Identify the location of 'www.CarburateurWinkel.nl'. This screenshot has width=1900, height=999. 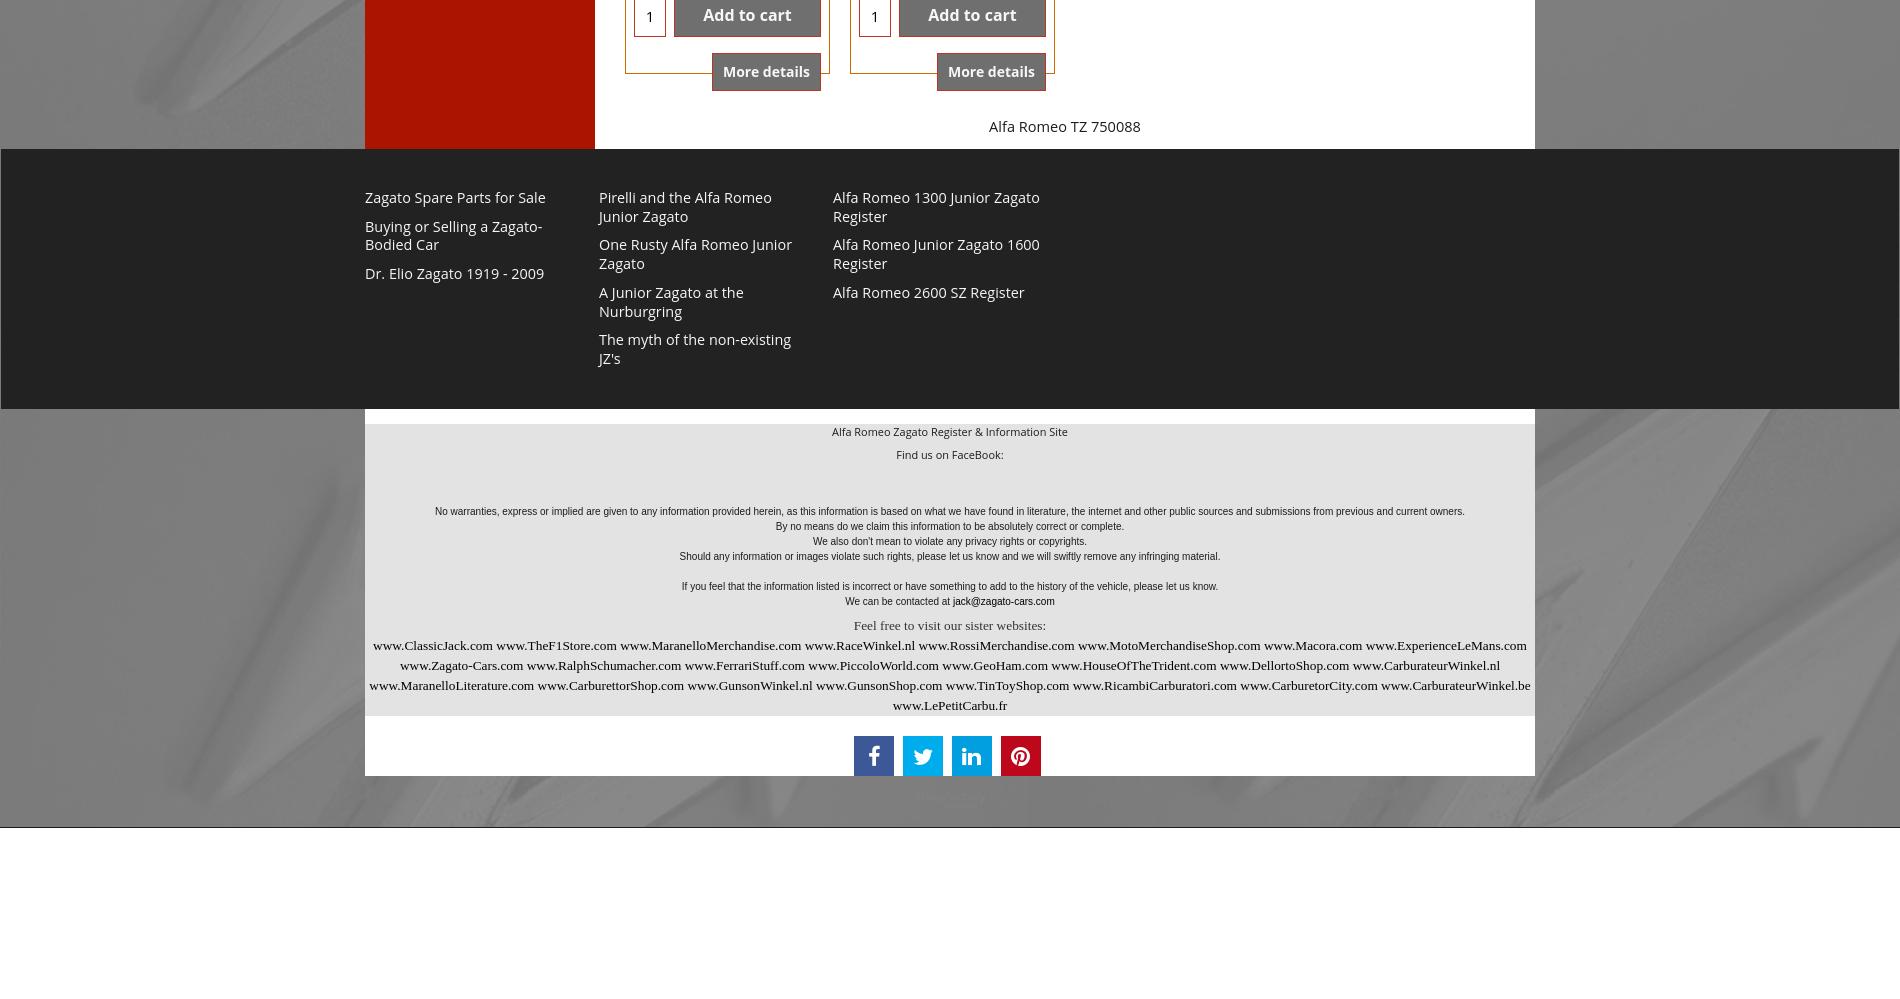
(1425, 664).